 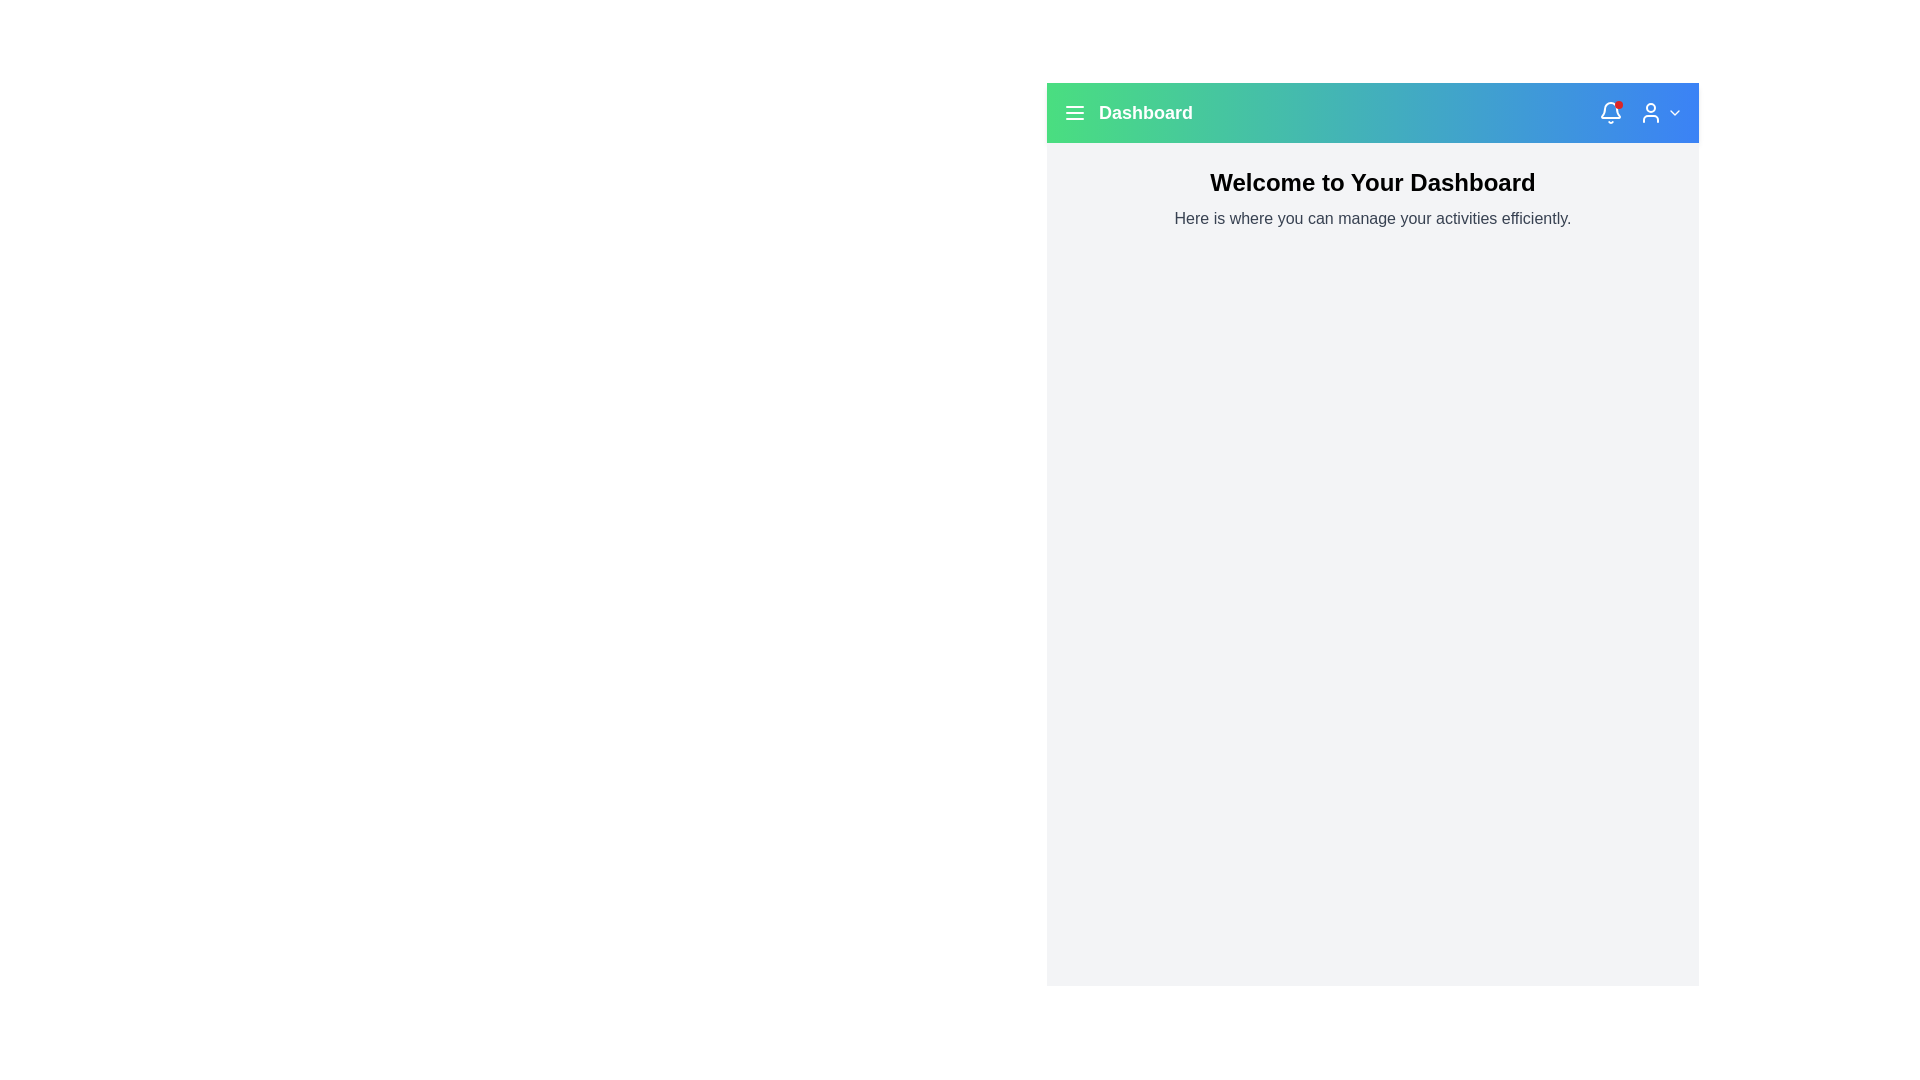 What do you see at coordinates (1651, 112) in the screenshot?
I see `the user silhouette icon located in the horizontal toolbar at the top of the page, specifically the second position from the right` at bounding box center [1651, 112].